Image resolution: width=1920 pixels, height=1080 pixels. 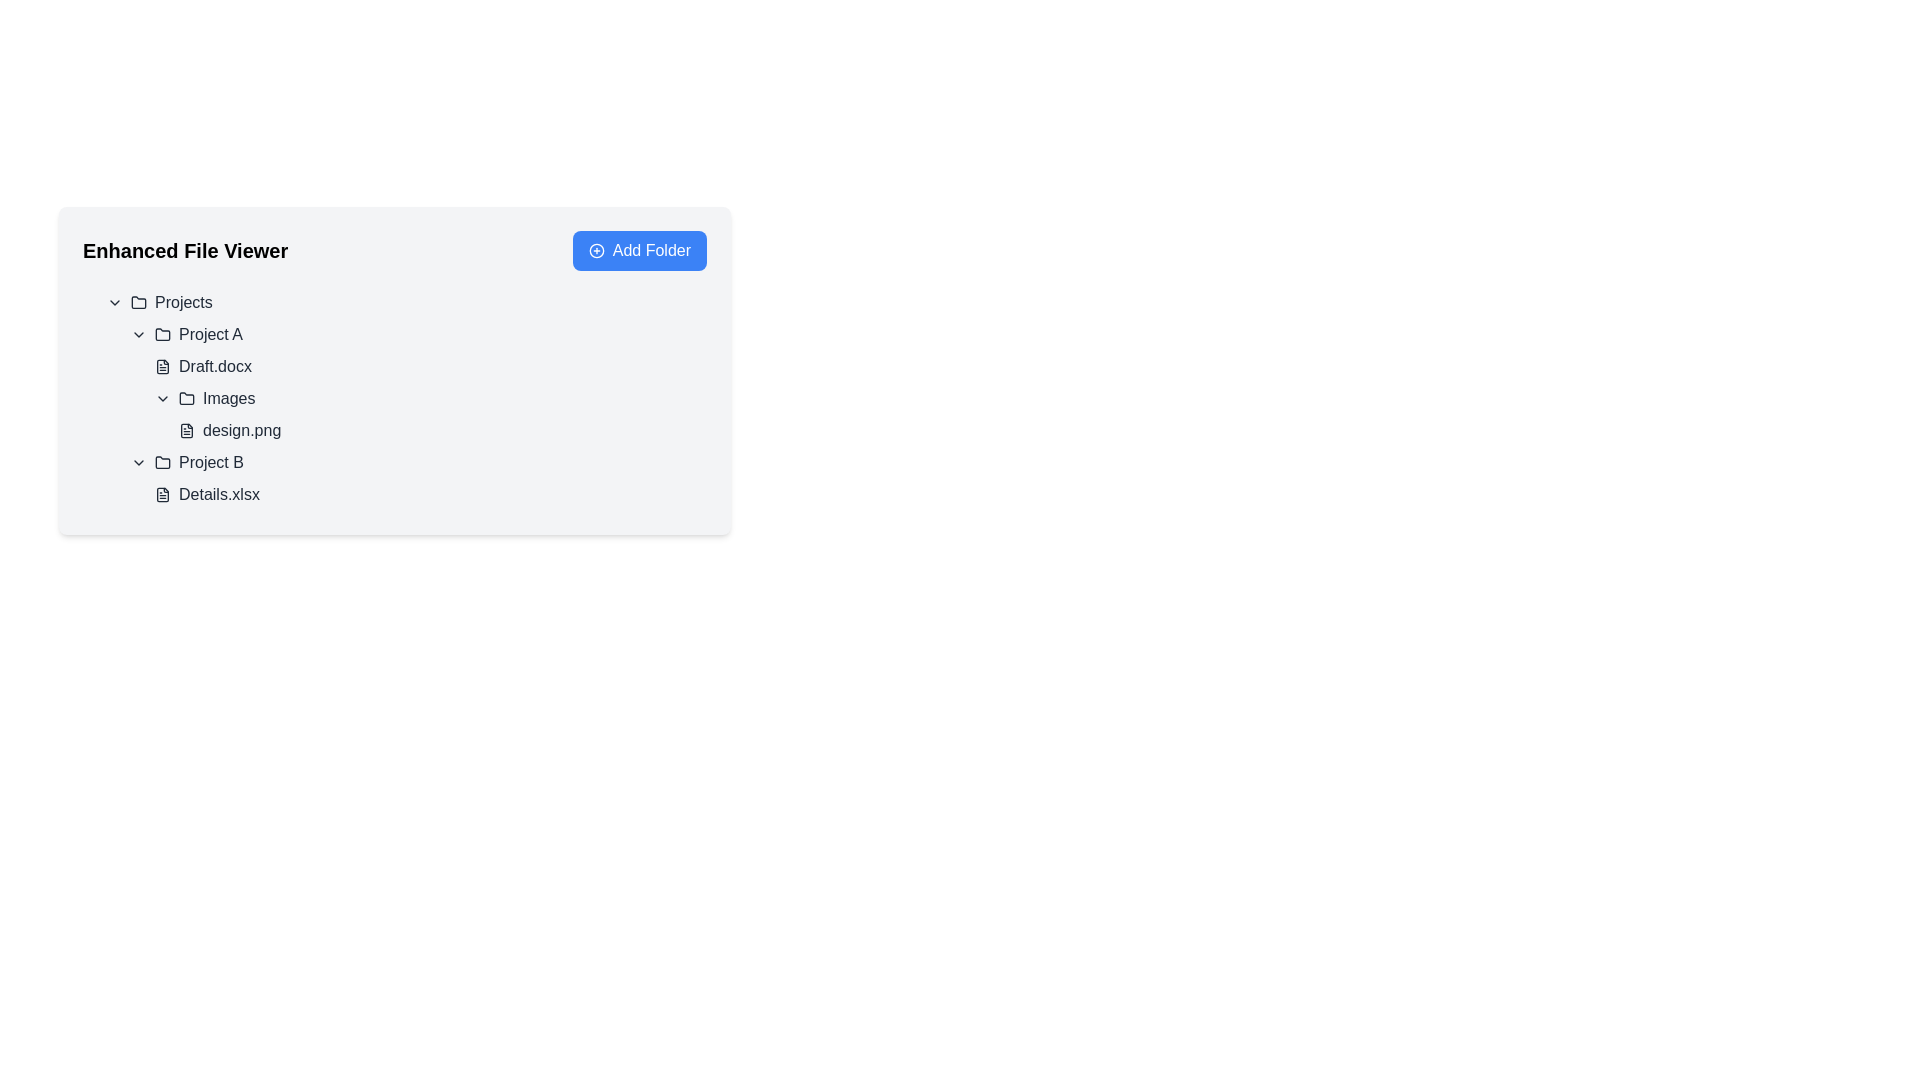 What do you see at coordinates (163, 494) in the screenshot?
I see `the document icon, which is a rectangular shape with a folded corner, located under the 'Project B' directory in the 'Enhanced File Viewer' interface` at bounding box center [163, 494].